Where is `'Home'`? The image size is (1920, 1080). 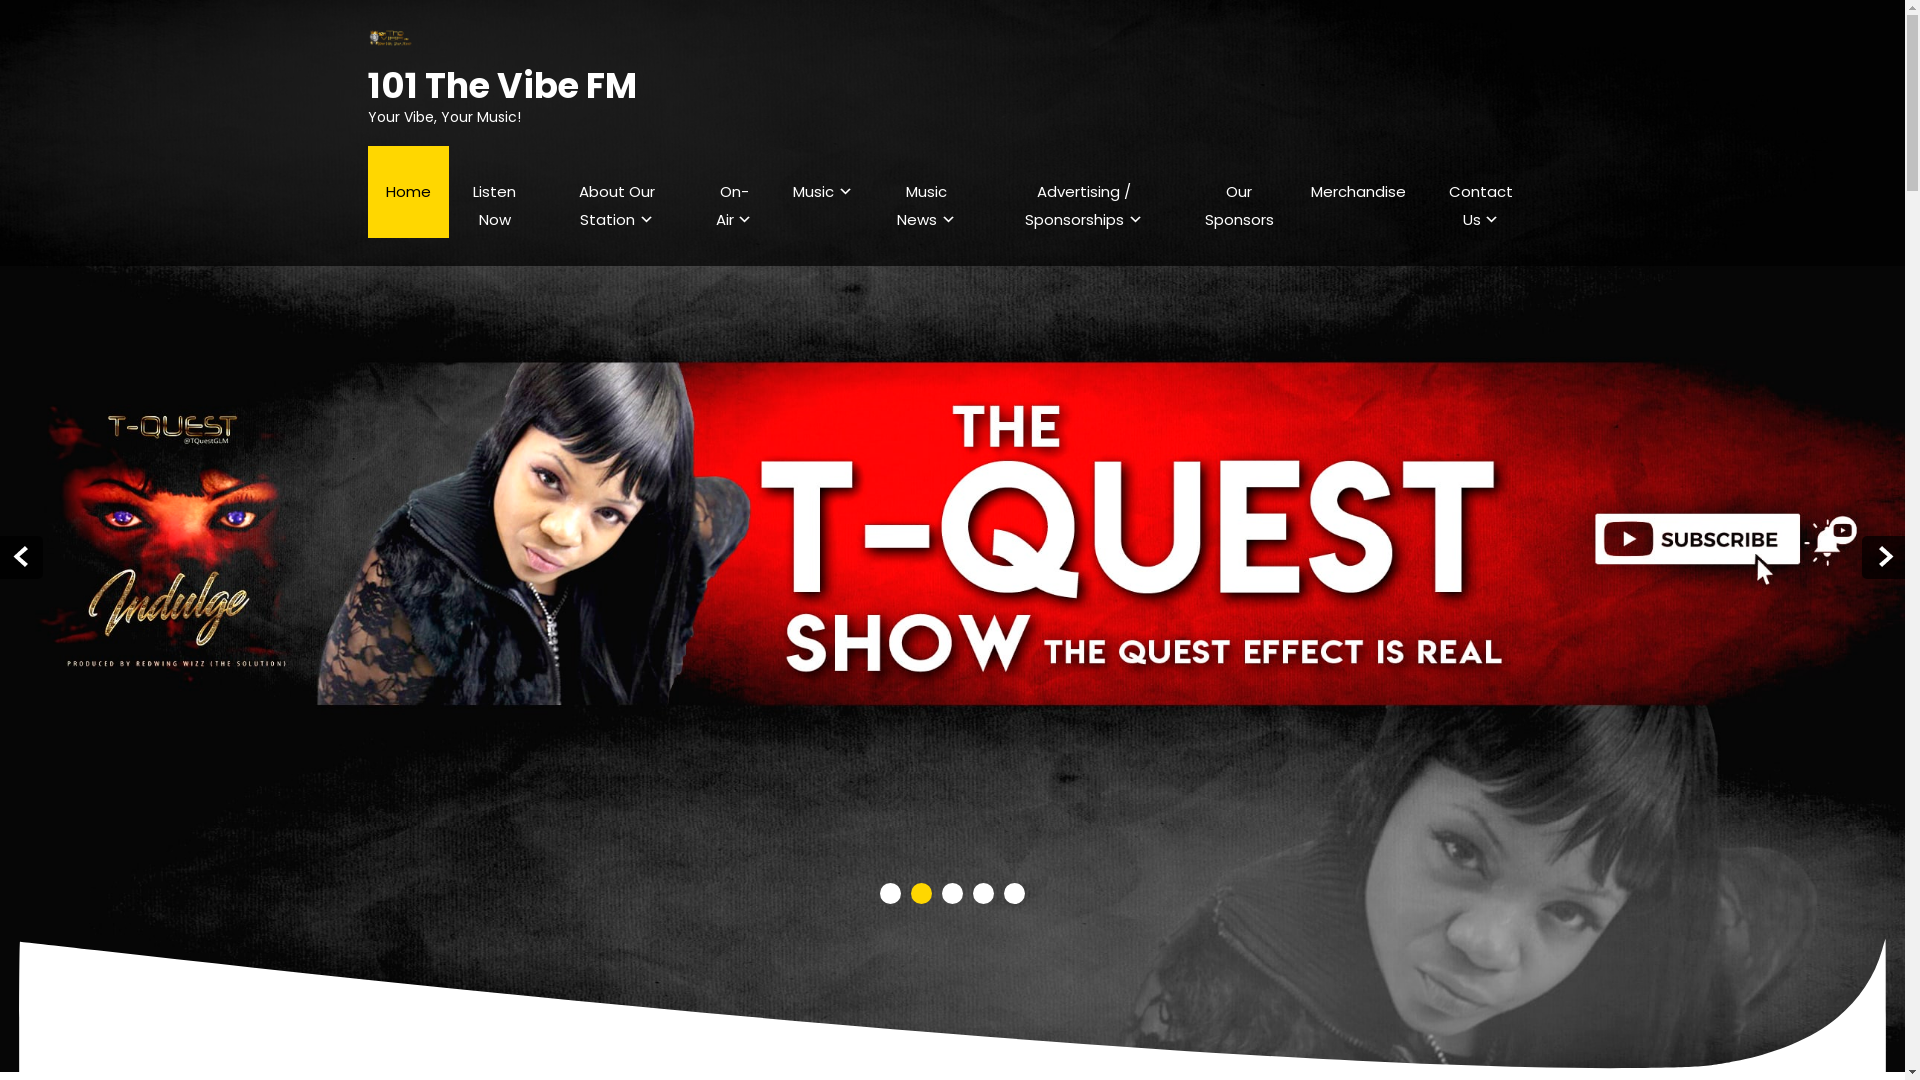 'Home' is located at coordinates (407, 192).